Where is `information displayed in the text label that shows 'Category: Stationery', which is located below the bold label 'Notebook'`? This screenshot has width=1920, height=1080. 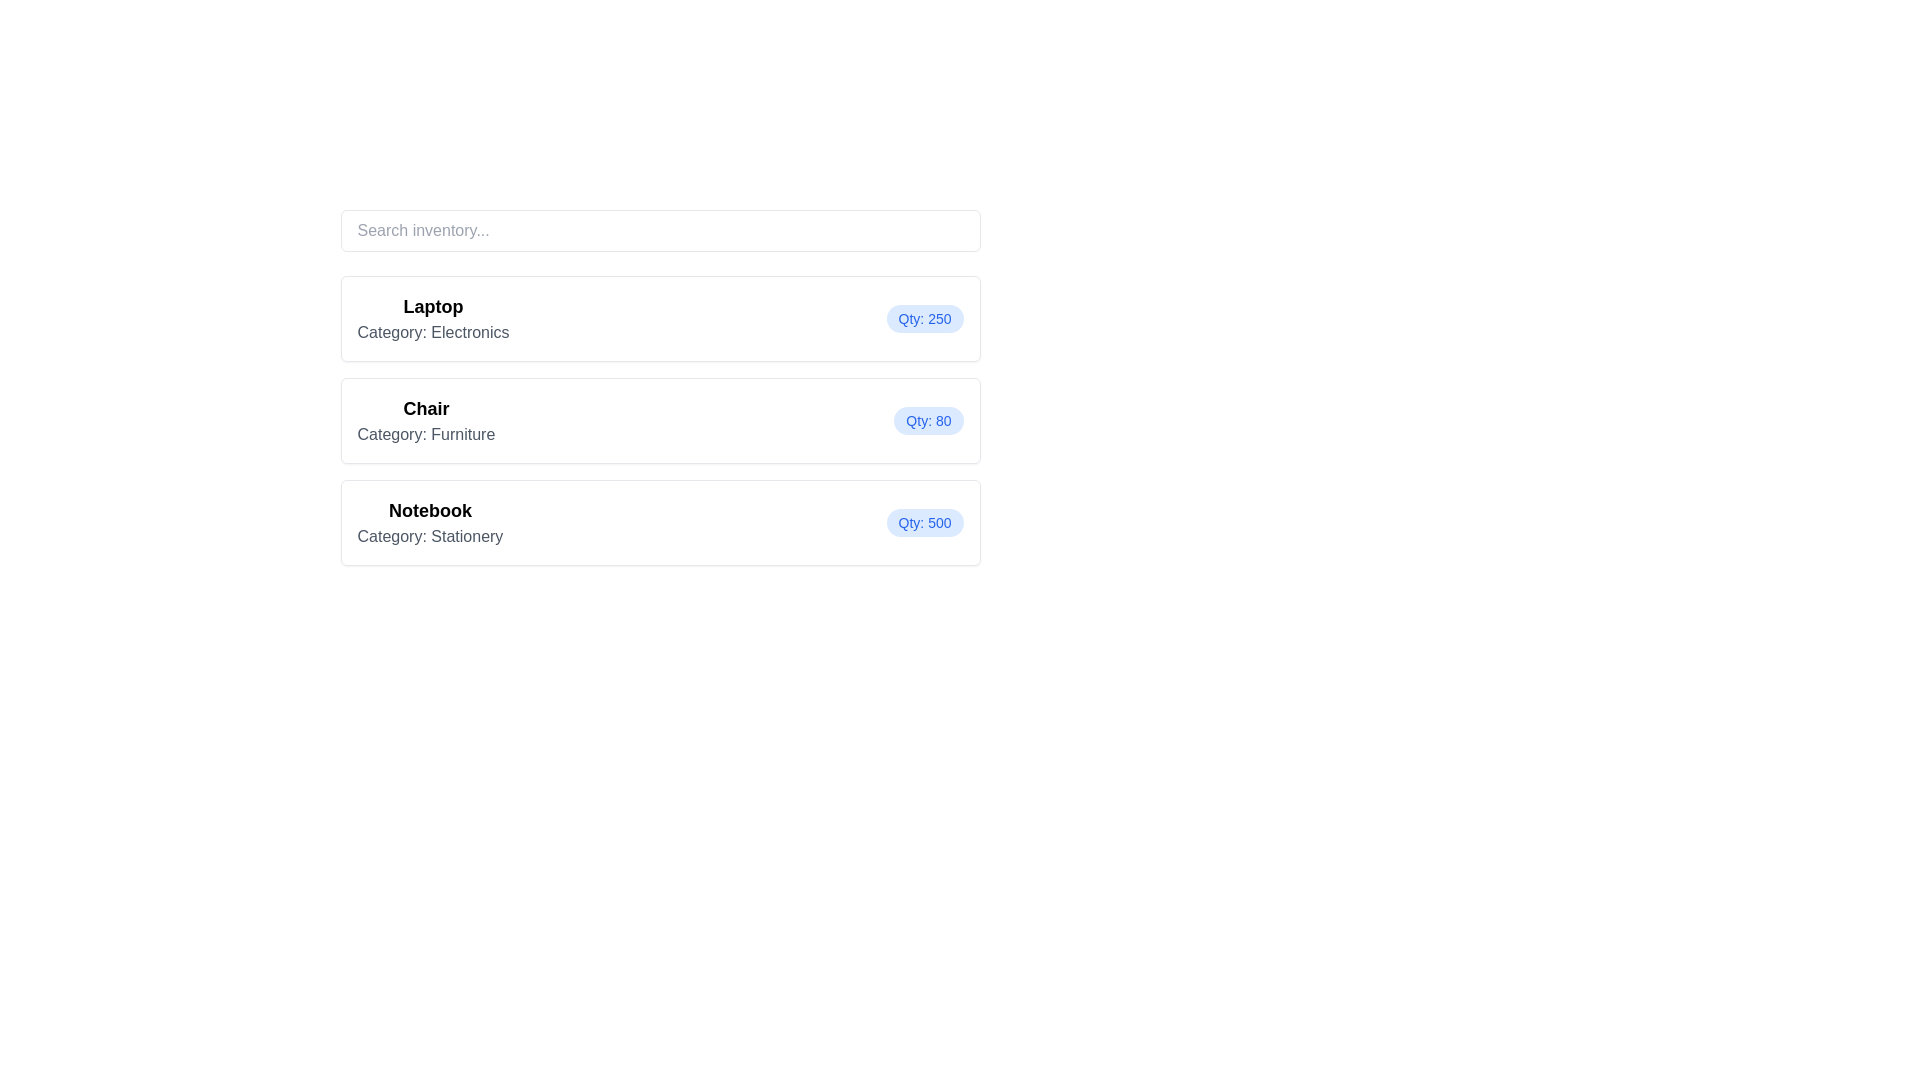
information displayed in the text label that shows 'Category: Stationery', which is located below the bold label 'Notebook' is located at coordinates (429, 535).